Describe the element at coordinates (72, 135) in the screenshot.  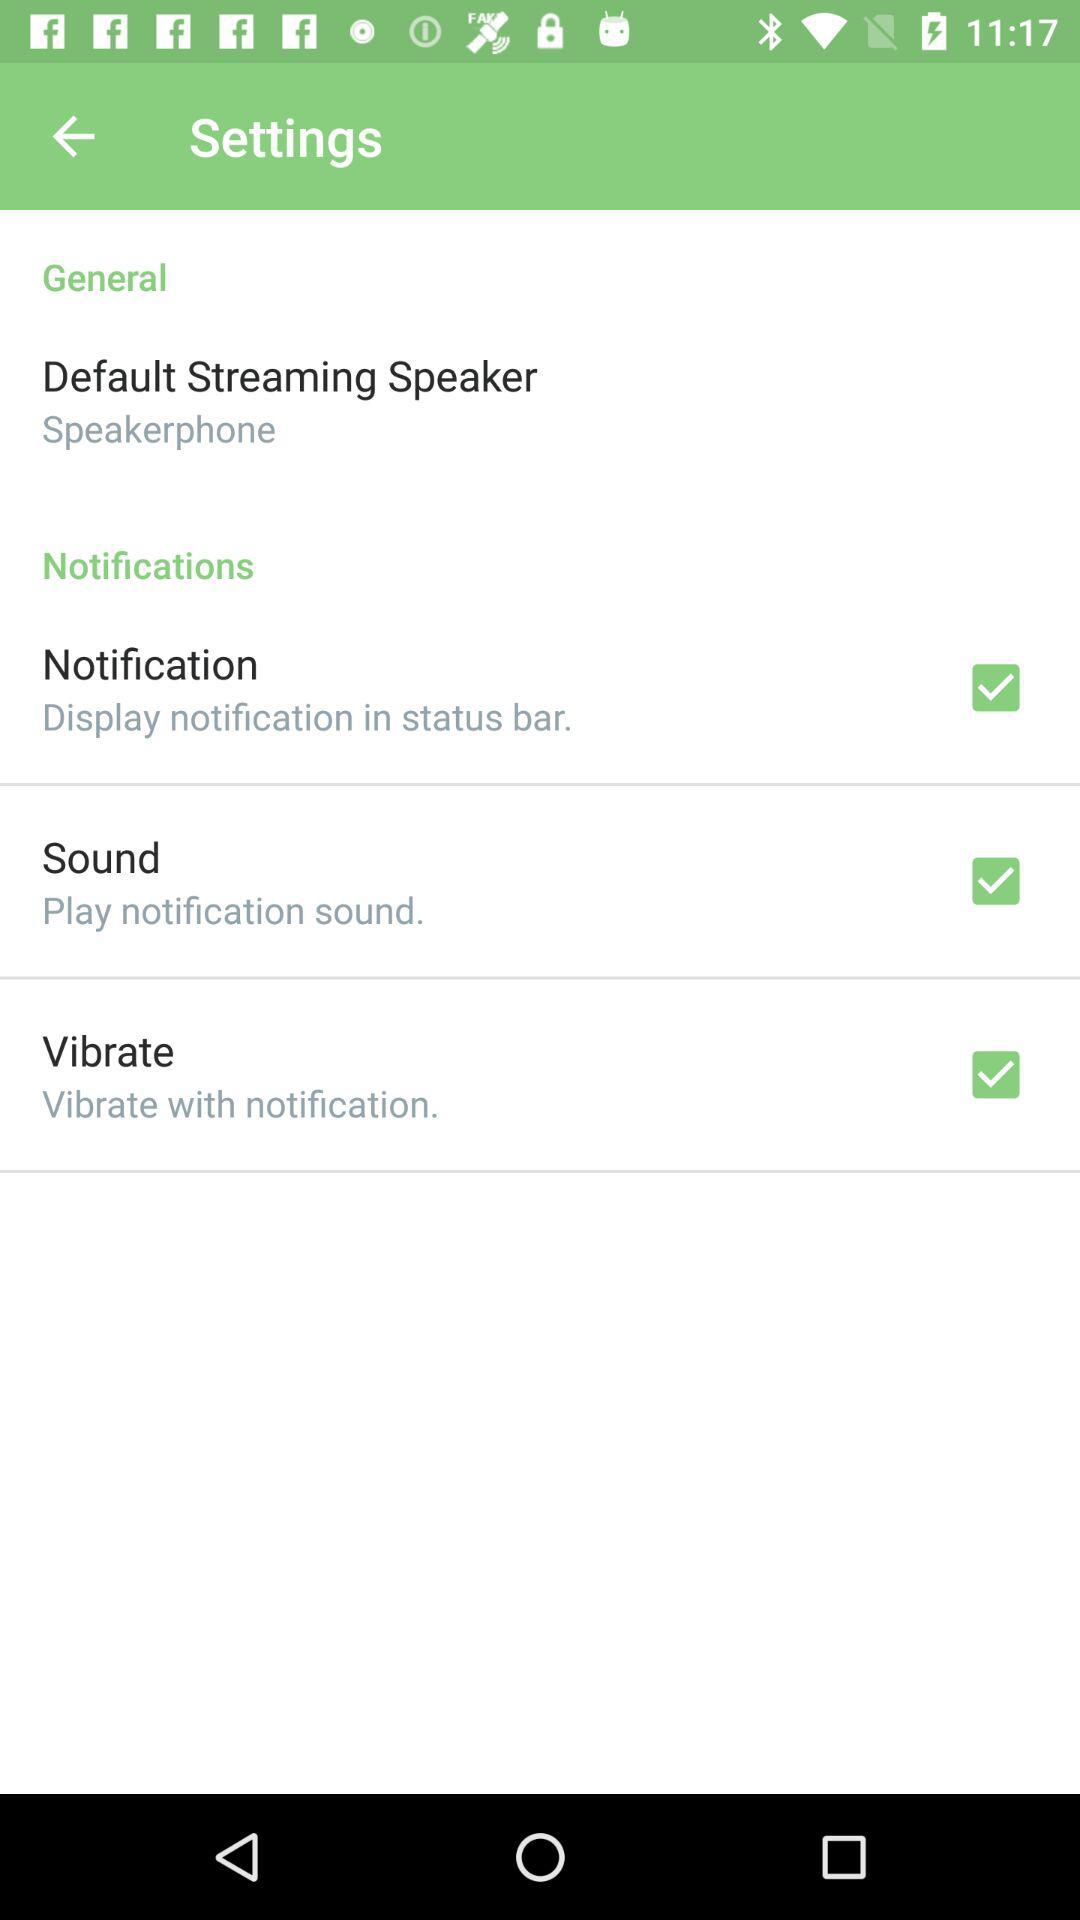
I see `the icon next to the settings` at that location.